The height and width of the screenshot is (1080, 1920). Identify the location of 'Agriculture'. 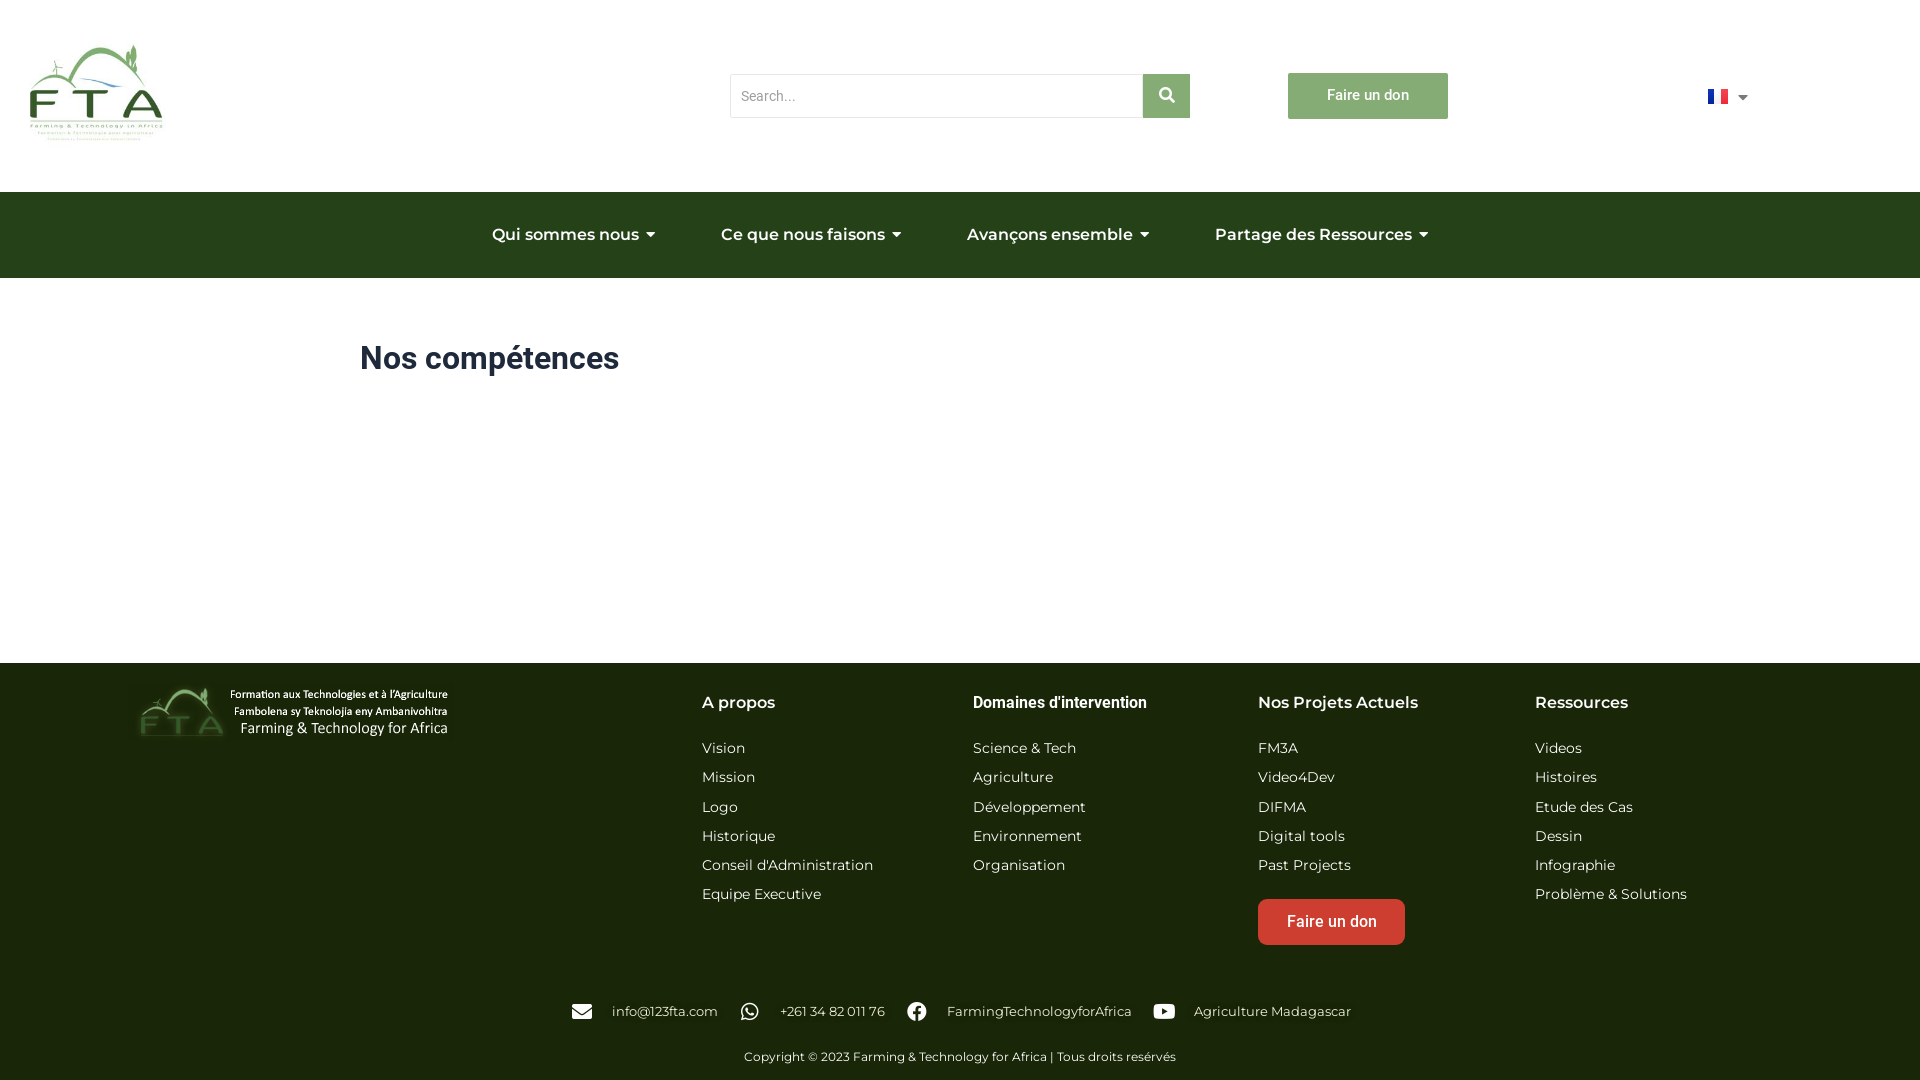
(1012, 777).